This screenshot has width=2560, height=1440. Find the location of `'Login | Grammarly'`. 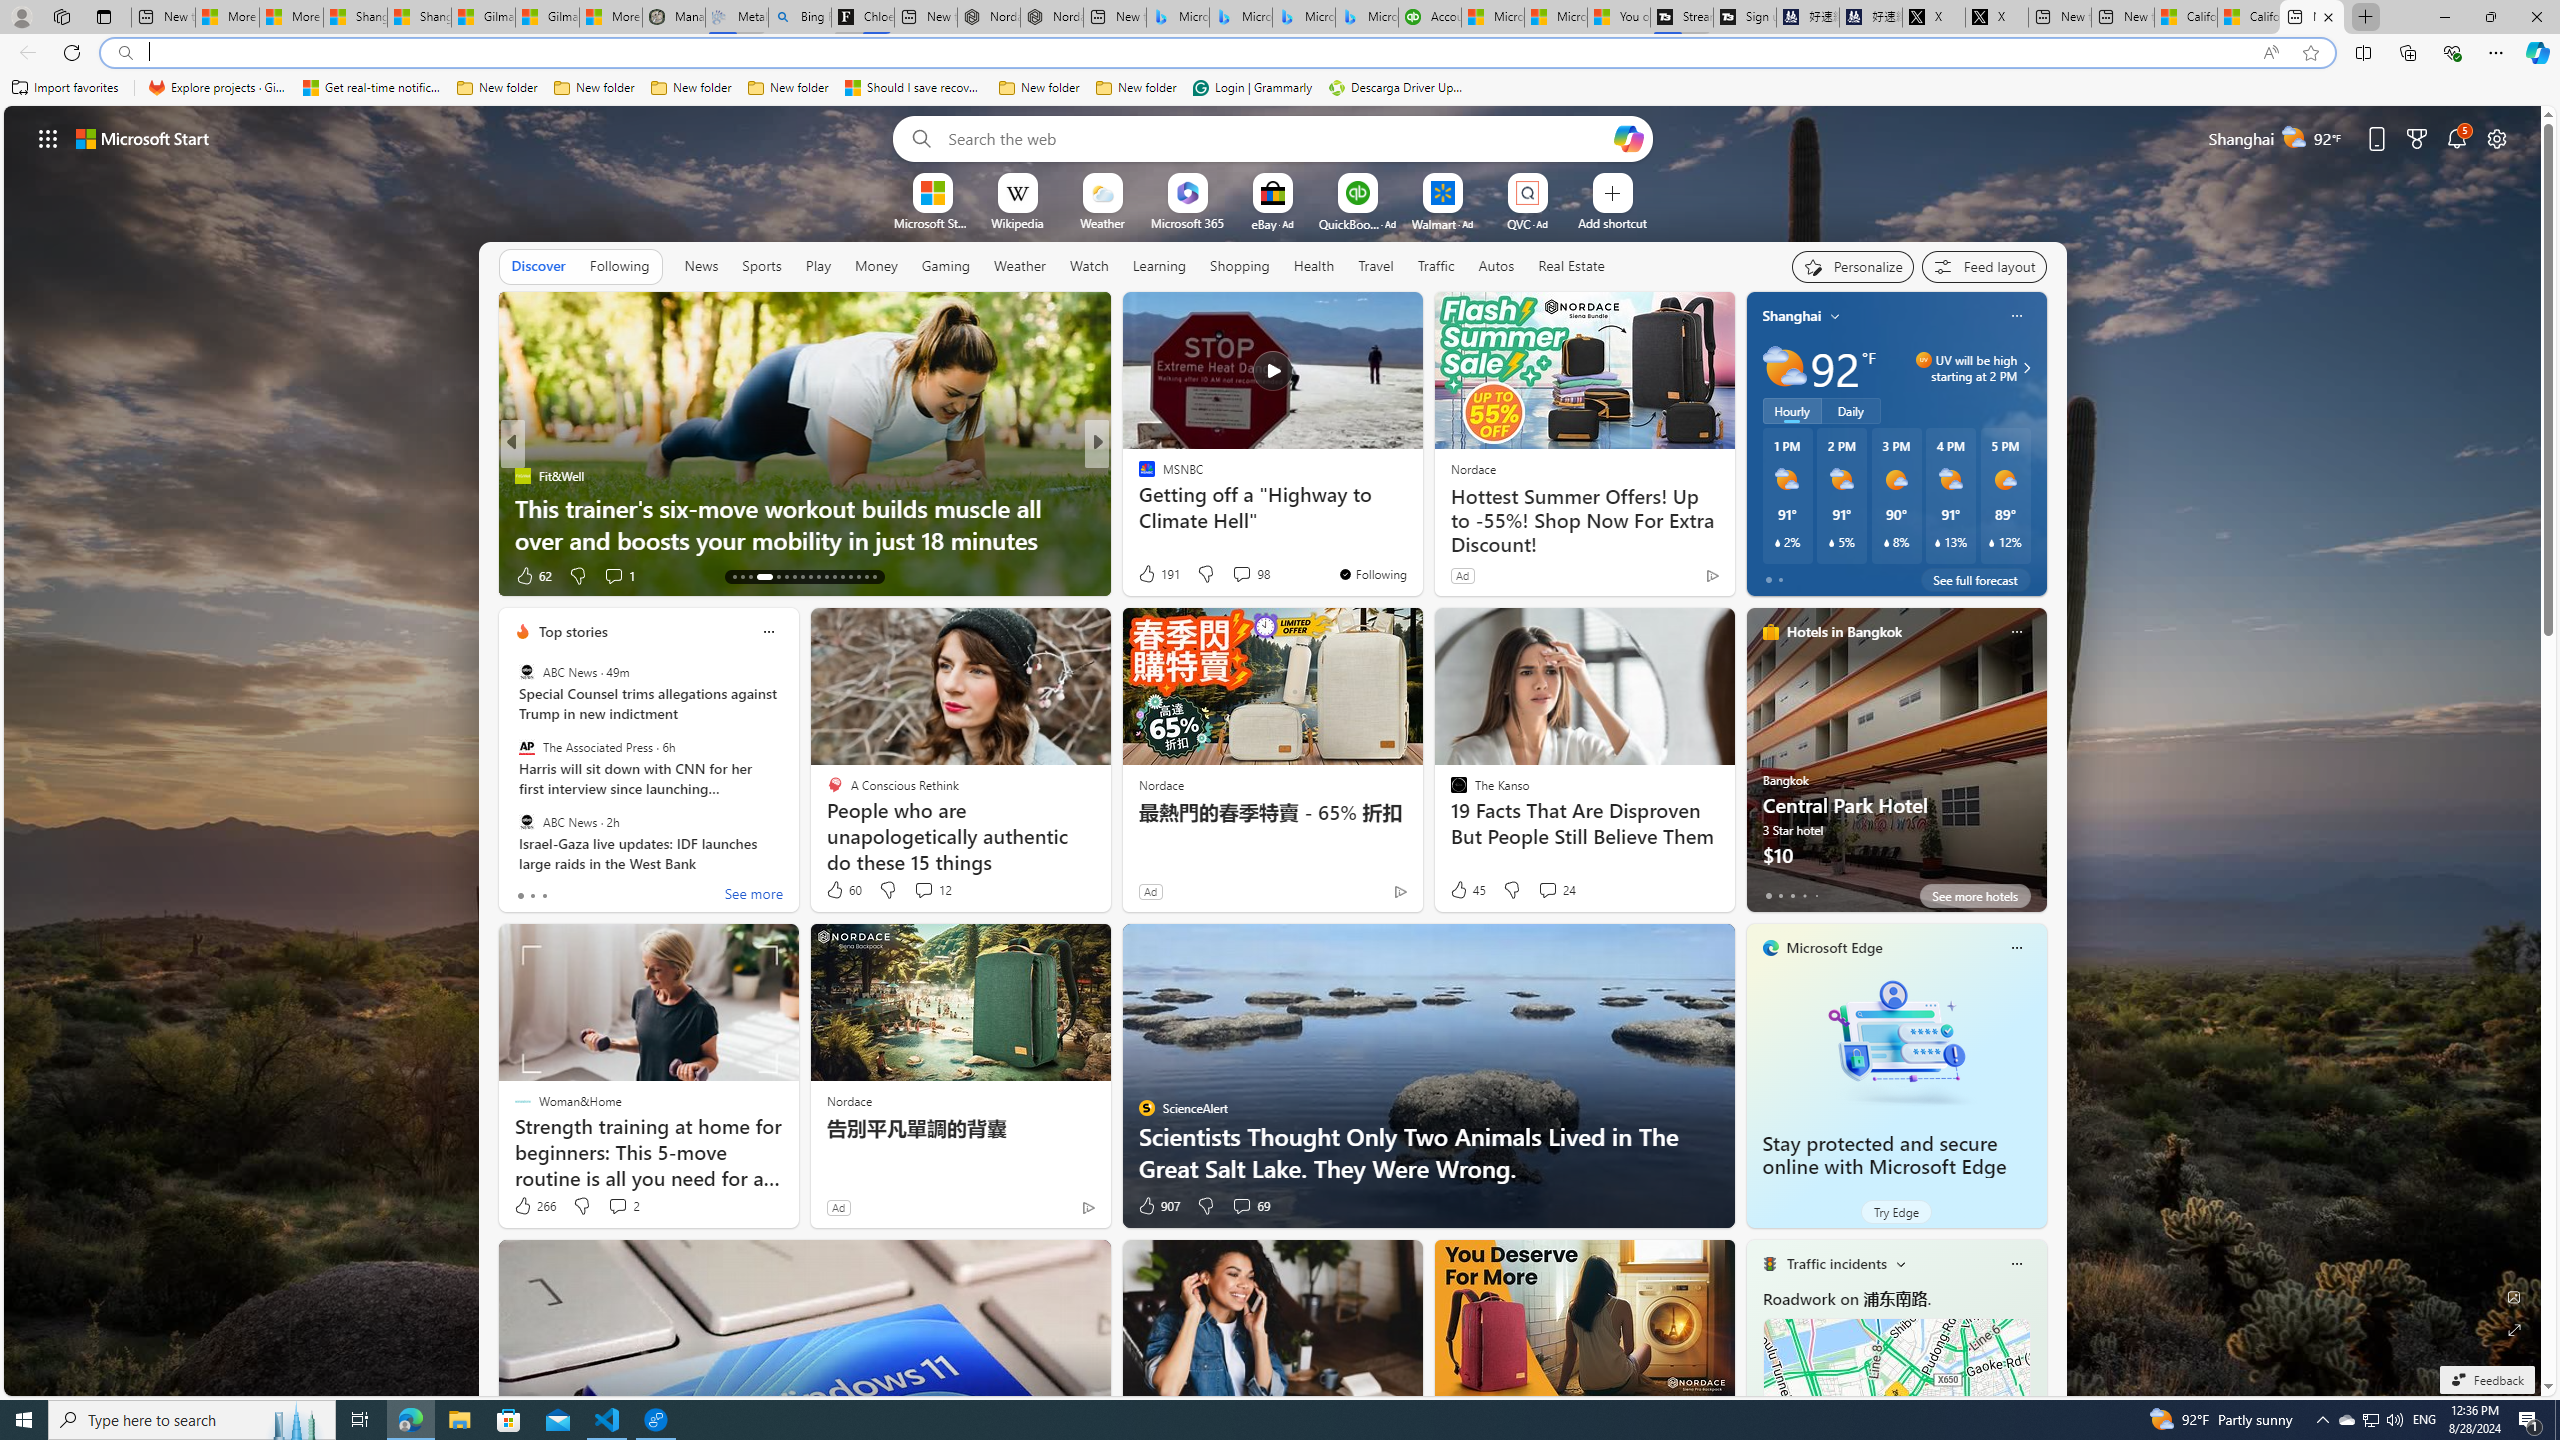

'Login | Grammarly' is located at coordinates (1252, 87).